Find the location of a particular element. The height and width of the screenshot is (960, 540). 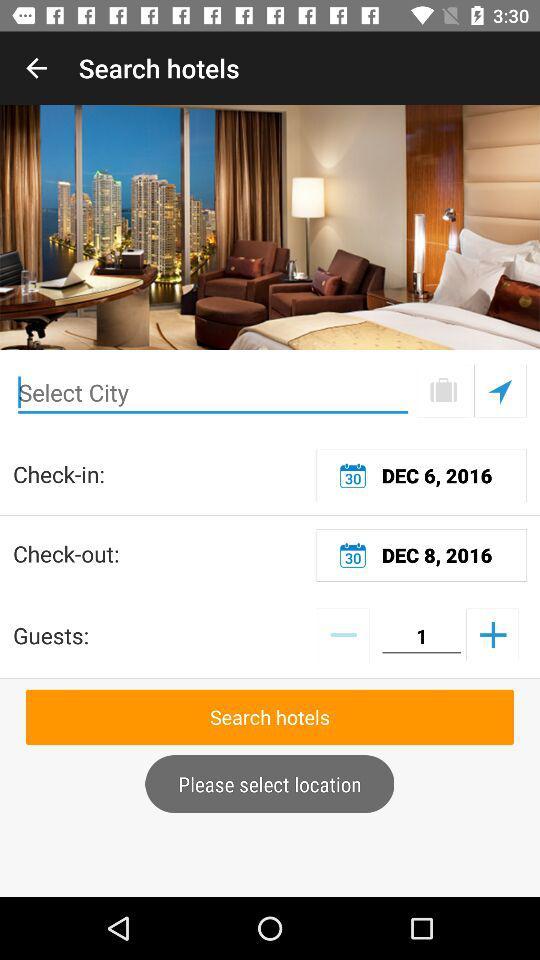

location option is located at coordinates (499, 390).